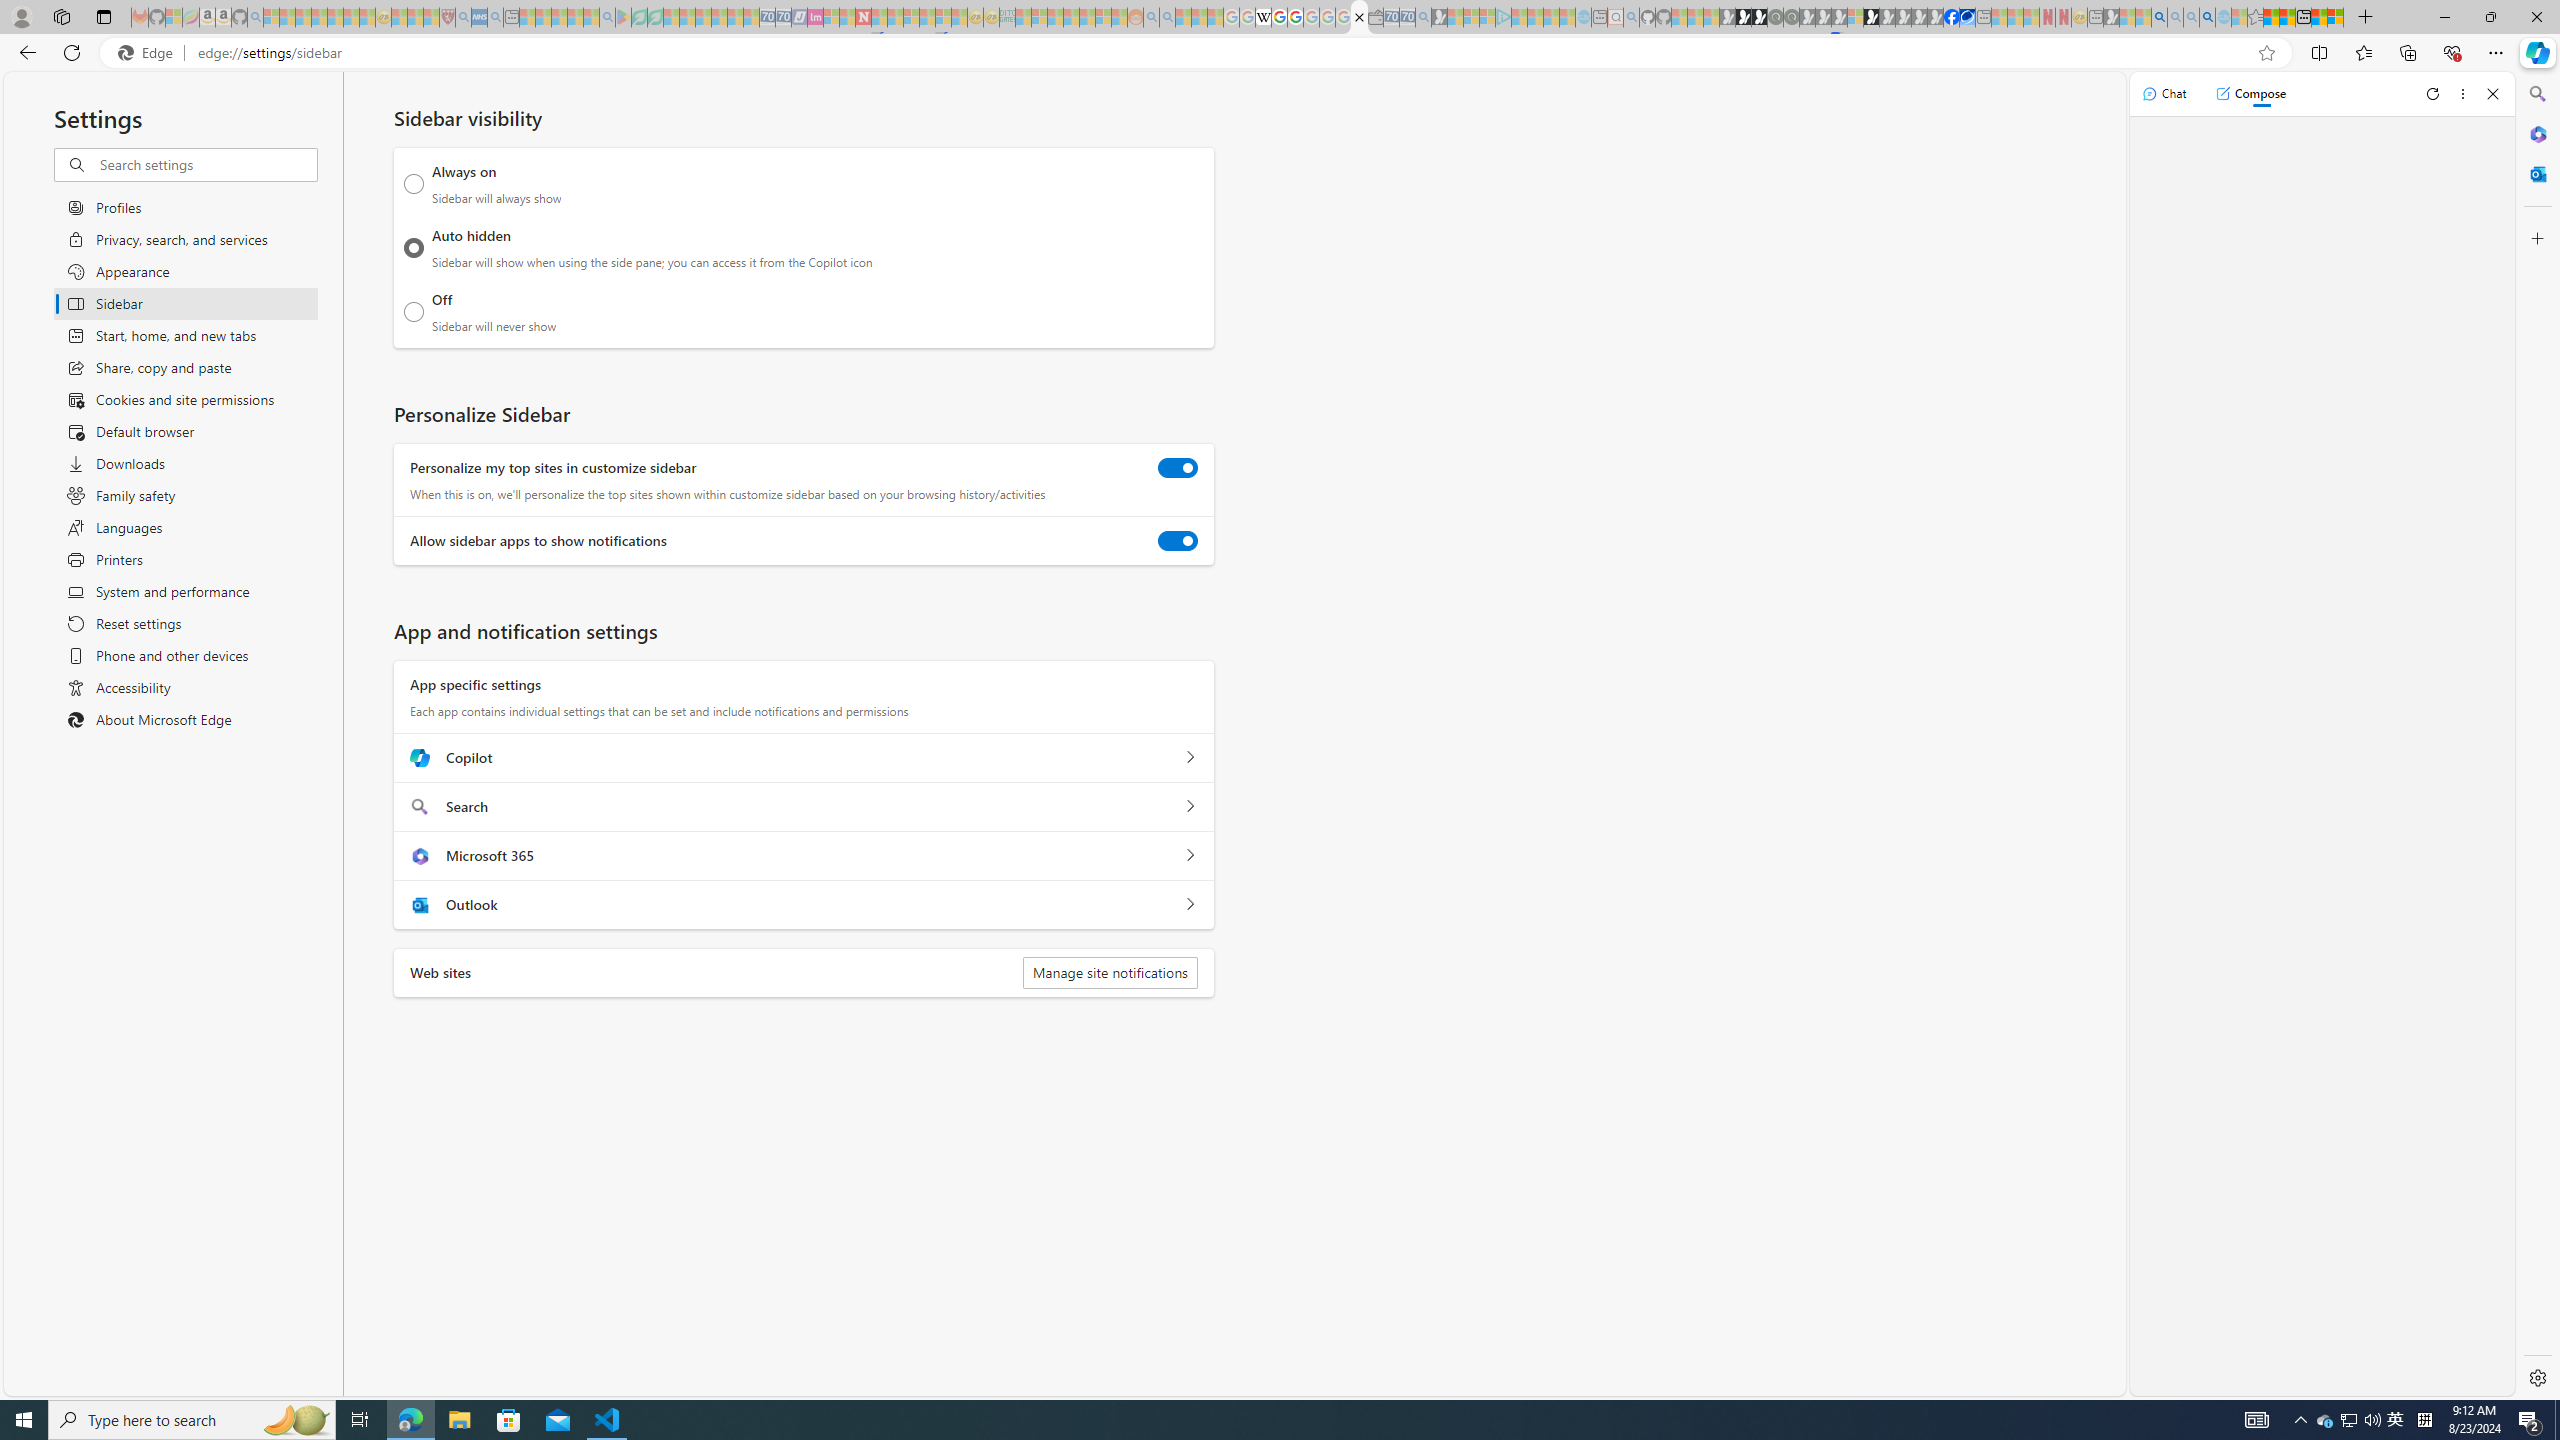 This screenshot has height=1440, width=2560. Describe the element at coordinates (413, 311) in the screenshot. I see `'Off Sidebar will never show'` at that location.